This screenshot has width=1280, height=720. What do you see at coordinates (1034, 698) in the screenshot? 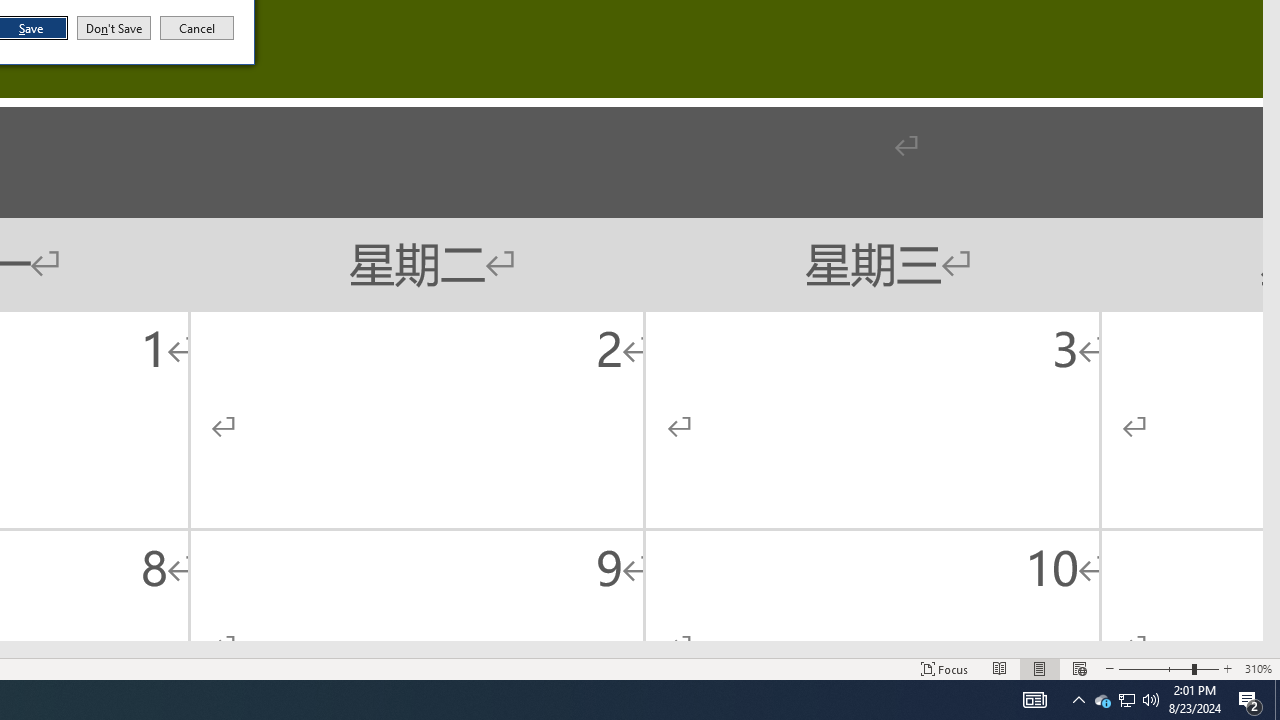
I see `'AutomationID: 4105'` at bounding box center [1034, 698].